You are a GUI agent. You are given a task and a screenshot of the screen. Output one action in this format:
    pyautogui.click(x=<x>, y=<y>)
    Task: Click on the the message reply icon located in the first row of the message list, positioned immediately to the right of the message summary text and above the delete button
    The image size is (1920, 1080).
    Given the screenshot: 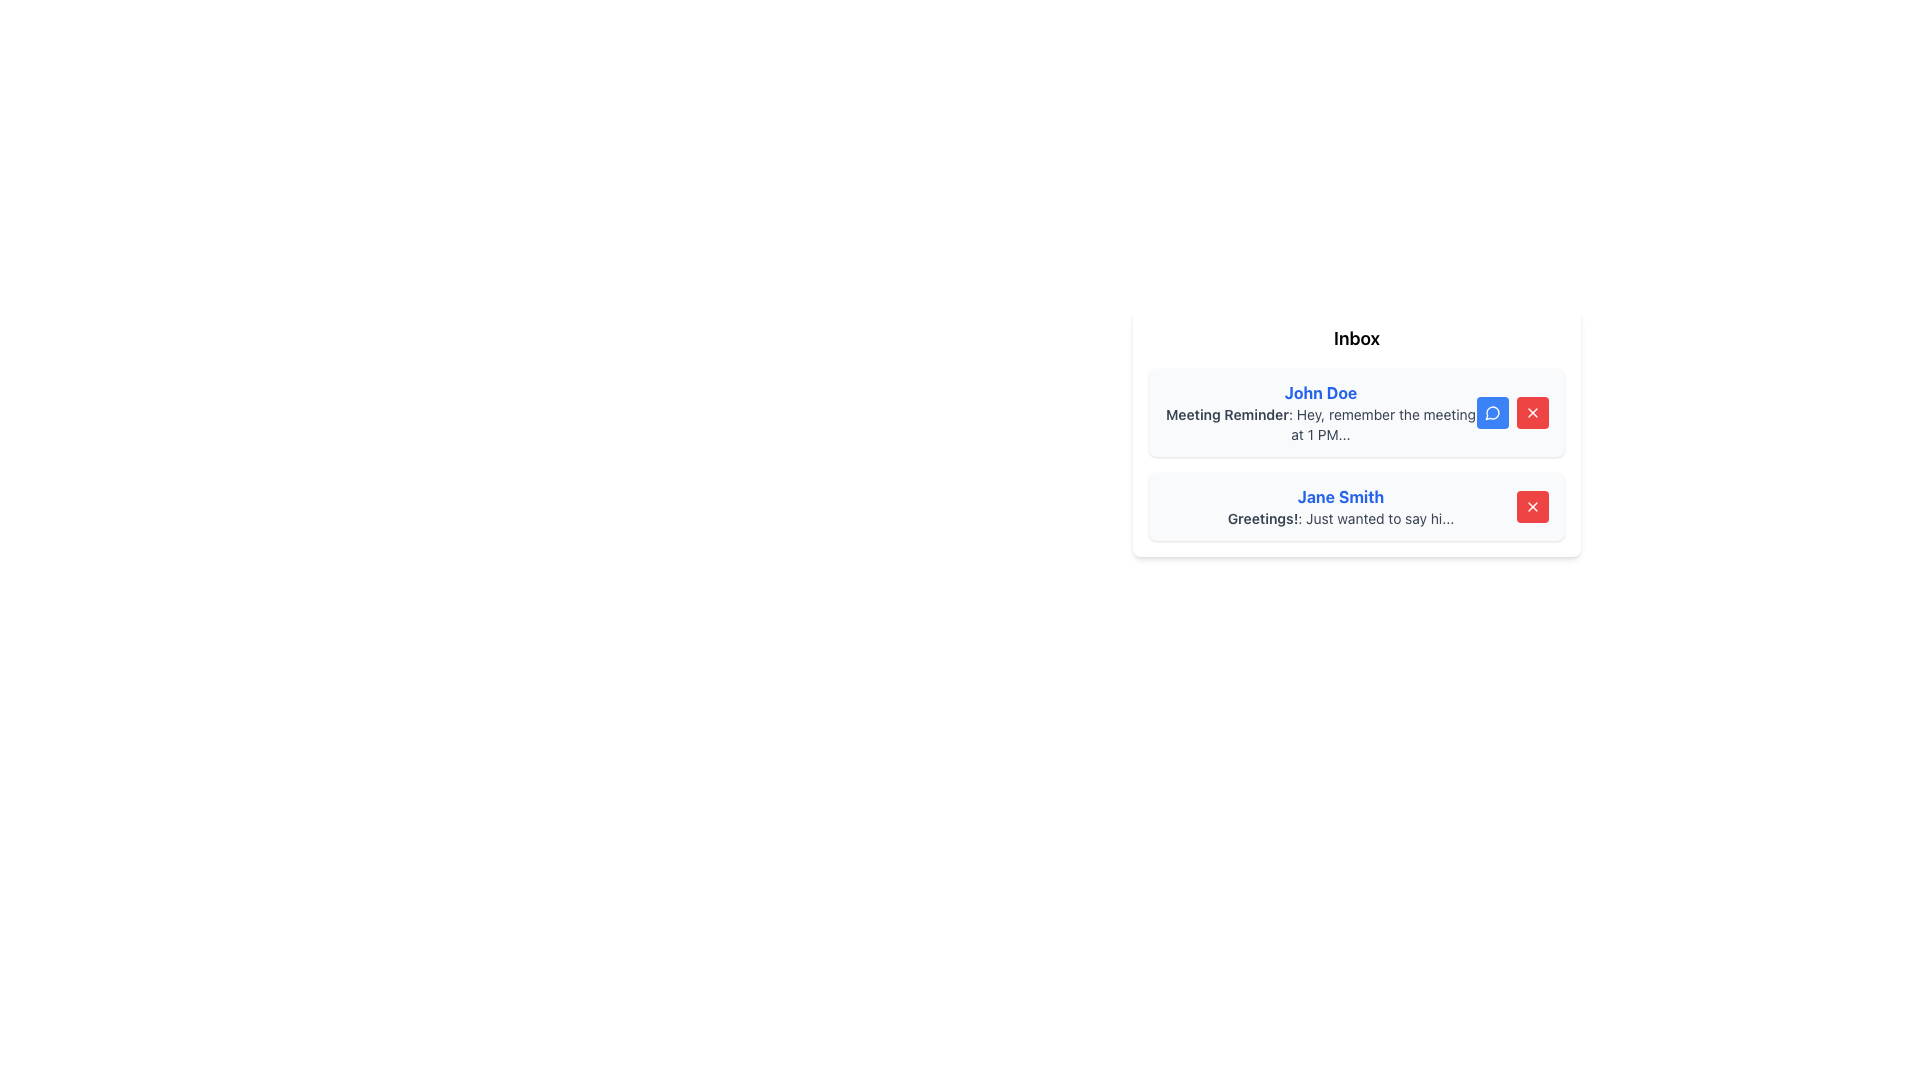 What is the action you would take?
    pyautogui.click(x=1492, y=411)
    